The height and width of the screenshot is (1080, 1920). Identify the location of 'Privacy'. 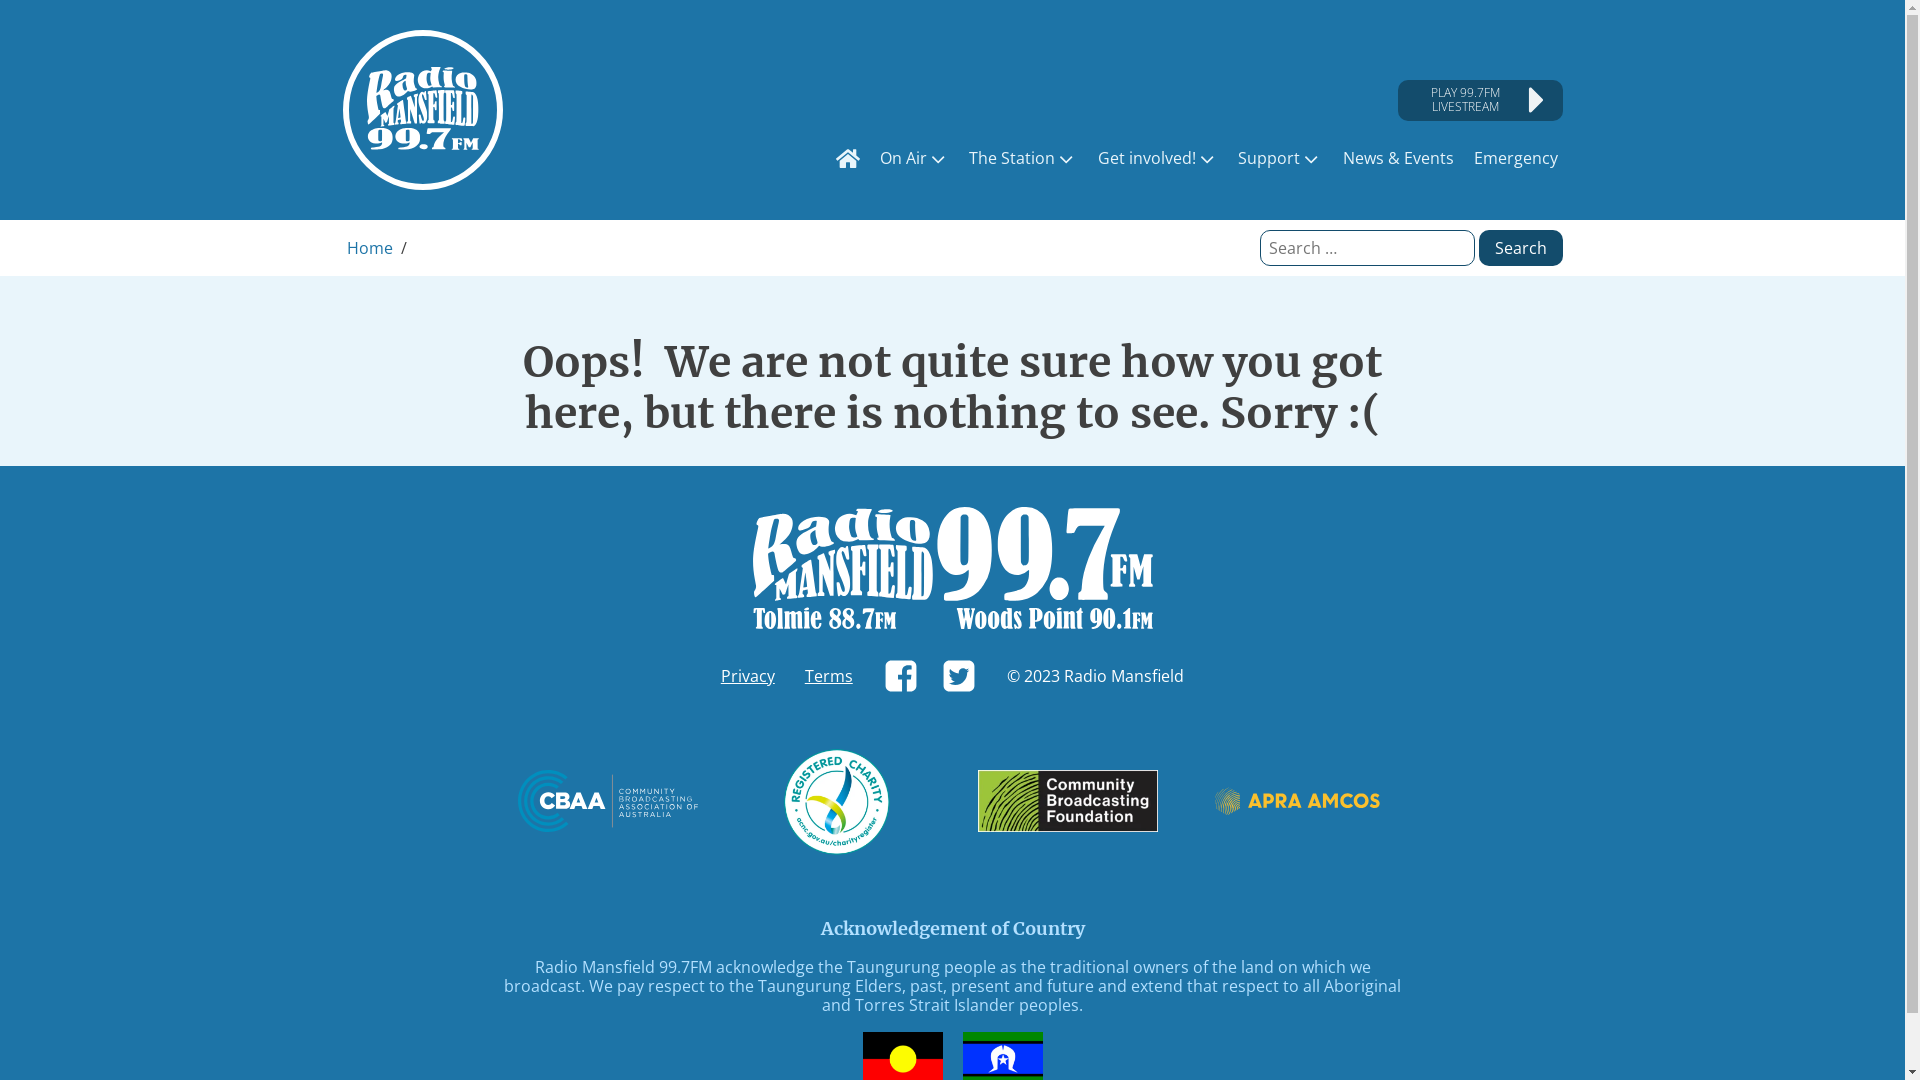
(747, 675).